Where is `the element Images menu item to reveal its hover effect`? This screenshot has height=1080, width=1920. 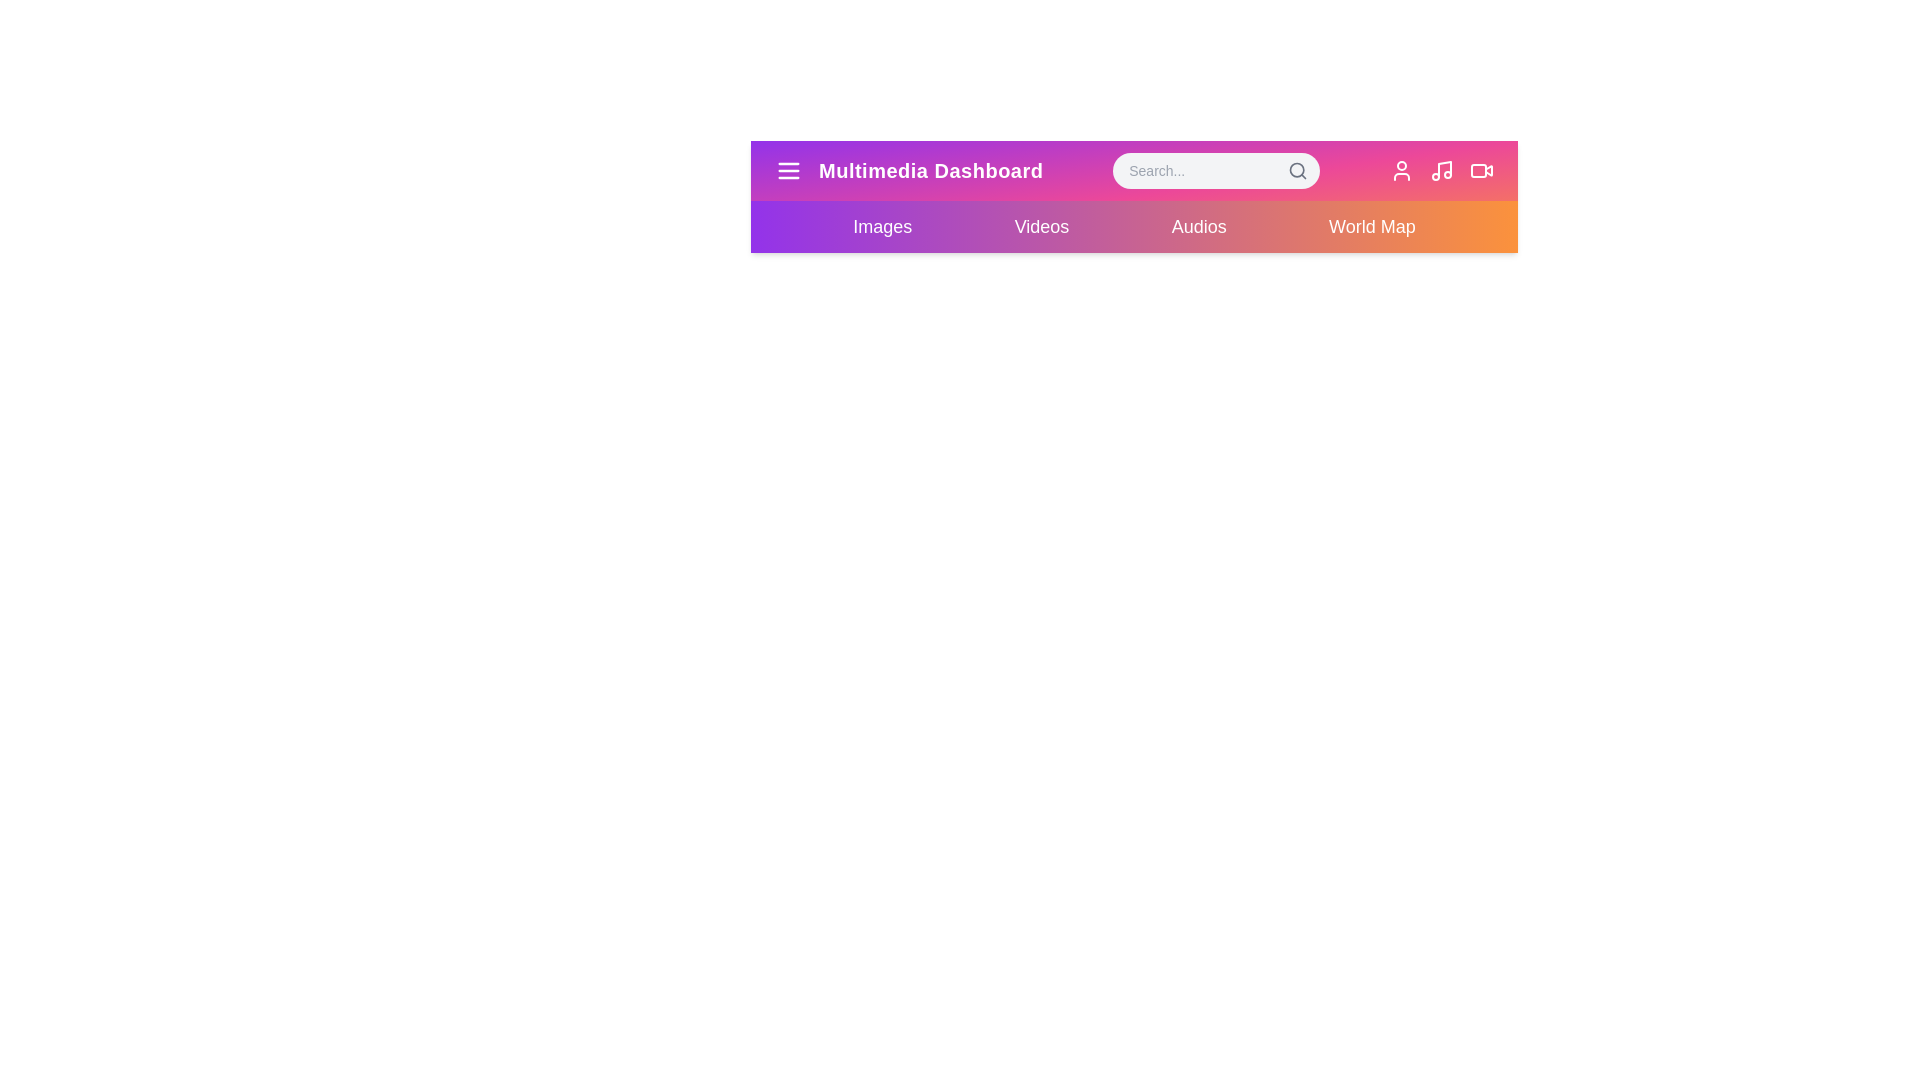 the element Images menu item to reveal its hover effect is located at coordinates (881, 226).